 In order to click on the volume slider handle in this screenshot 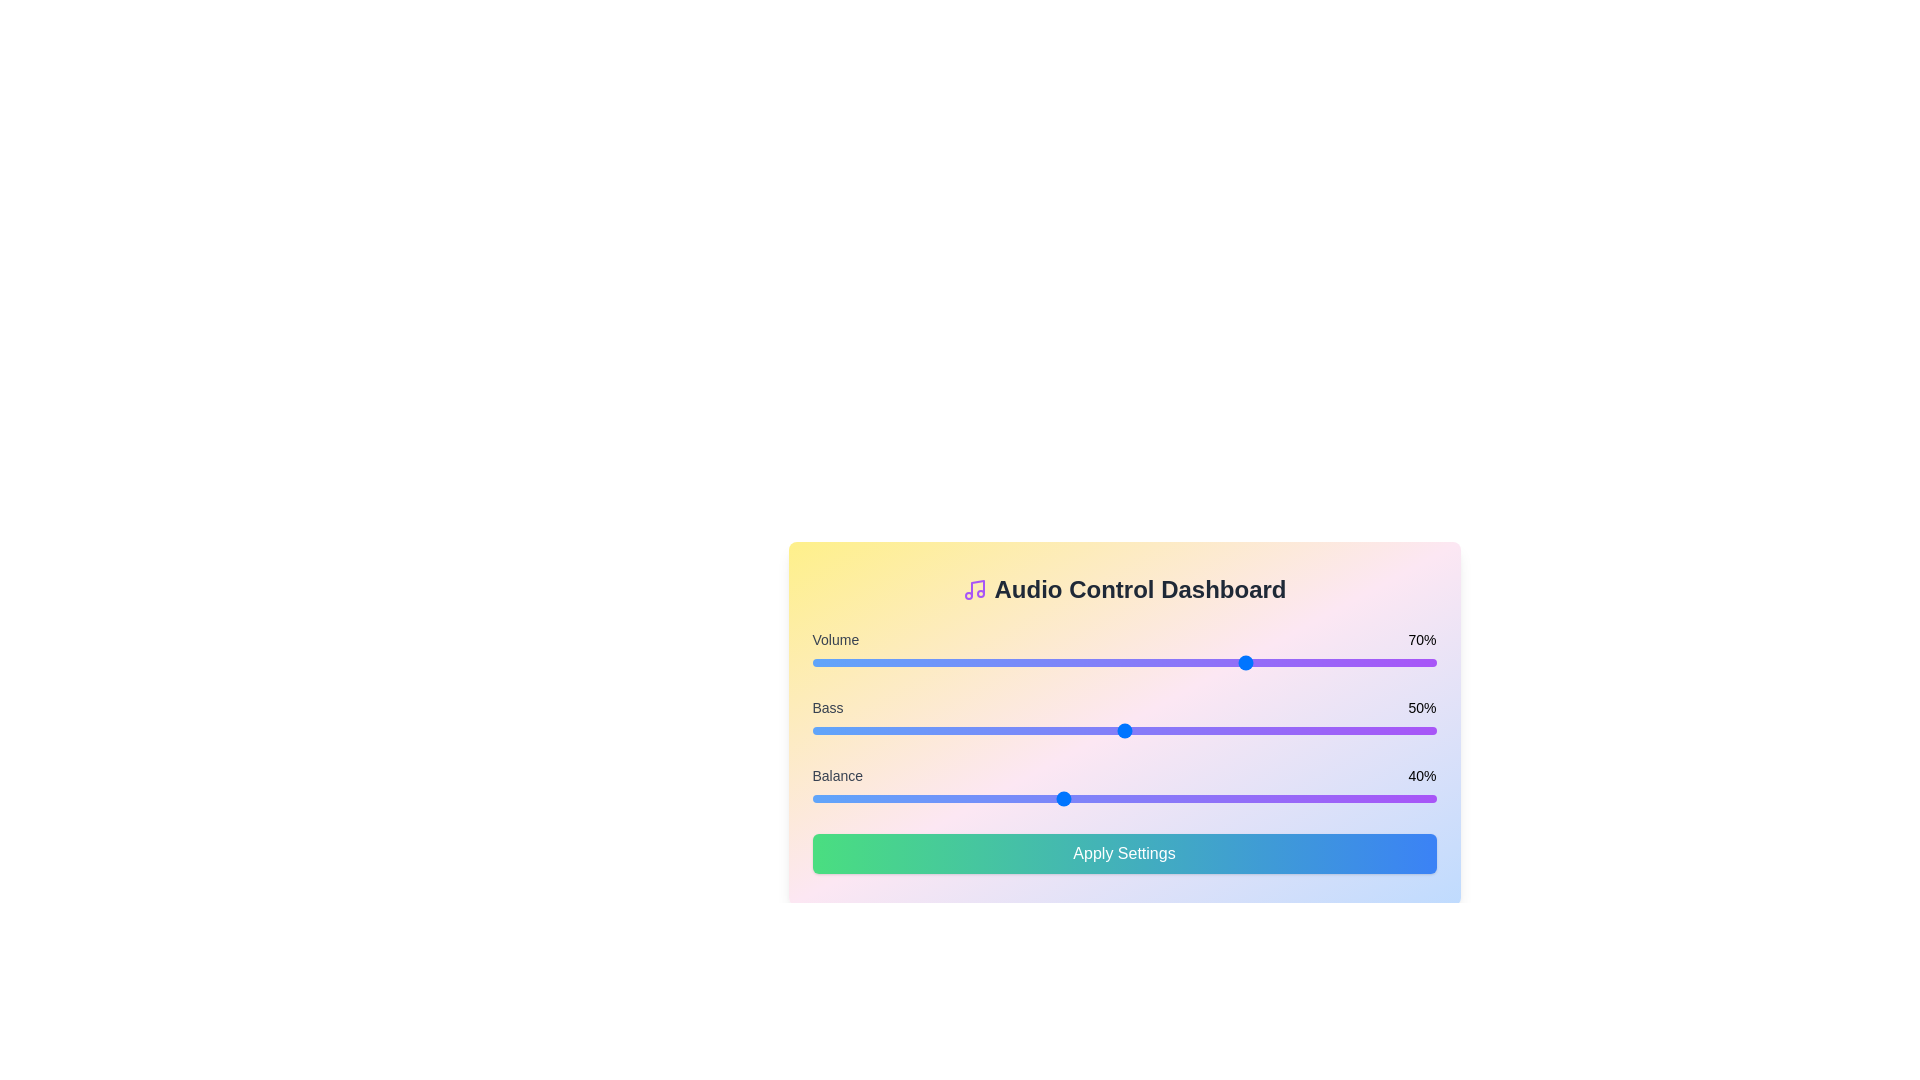, I will do `click(1124, 663)`.